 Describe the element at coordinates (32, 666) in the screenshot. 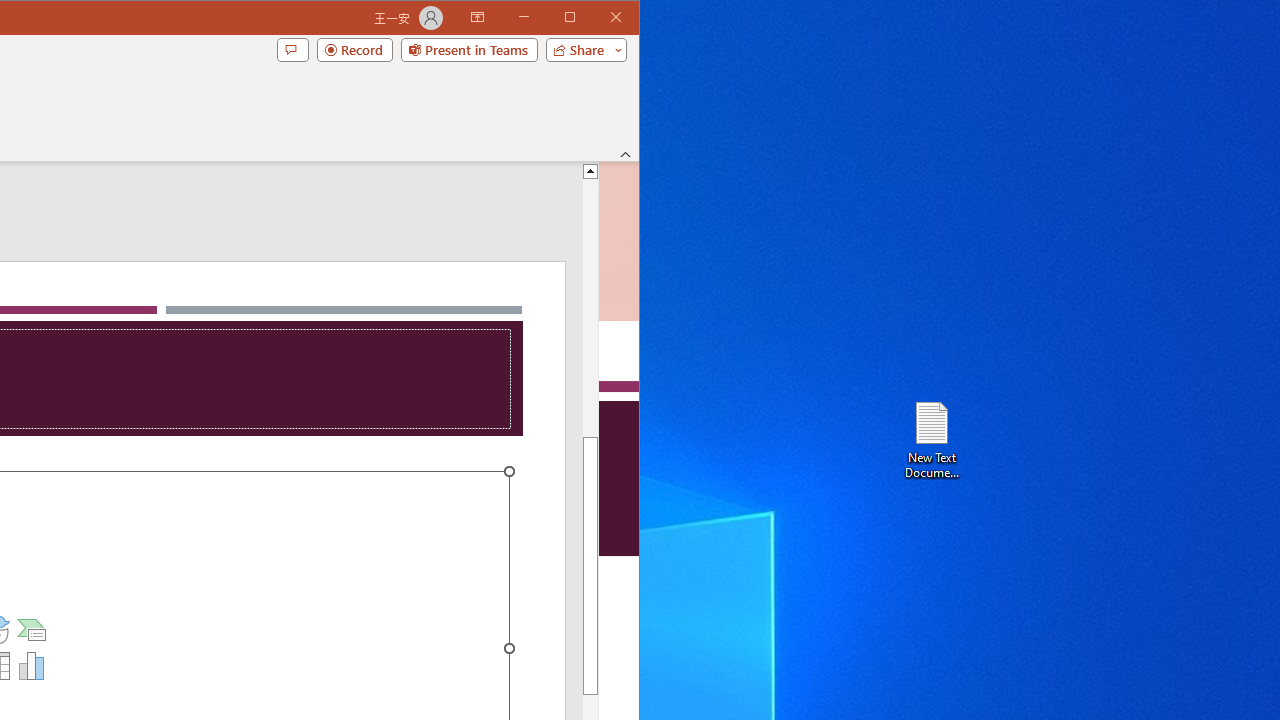

I see `'Insert Chart'` at that location.